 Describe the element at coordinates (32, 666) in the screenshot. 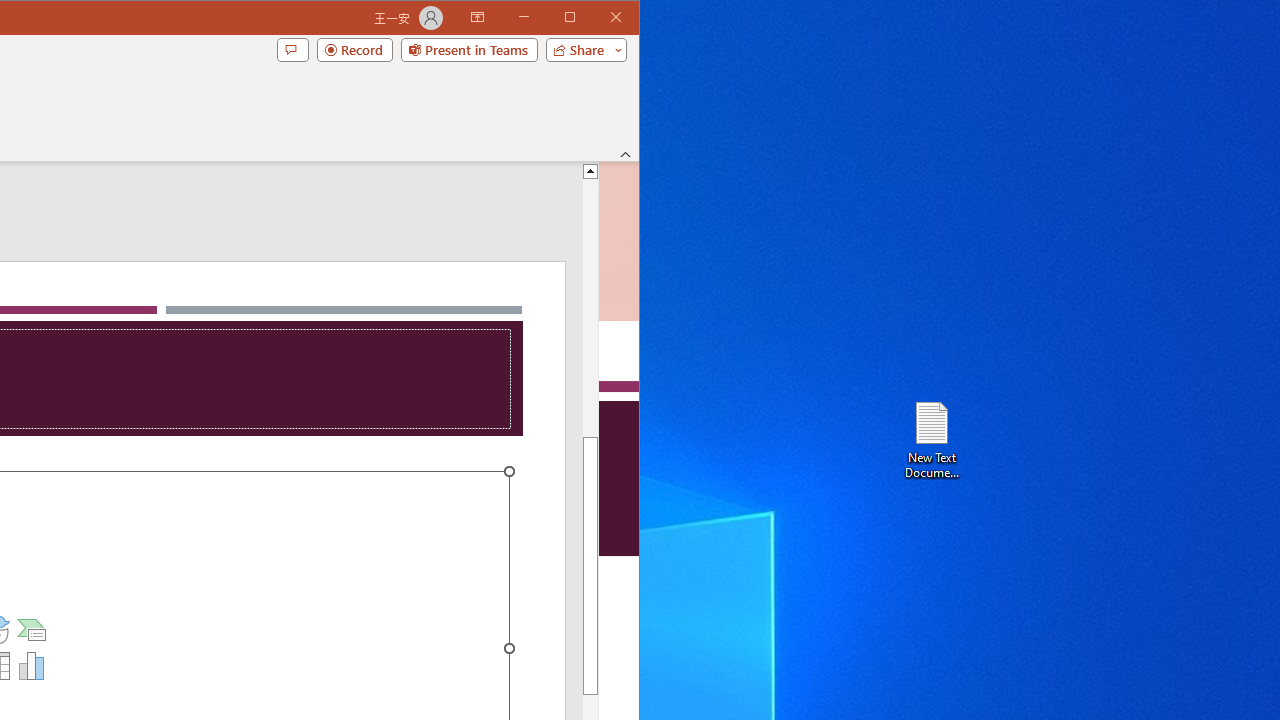

I see `'Insert Chart'` at that location.